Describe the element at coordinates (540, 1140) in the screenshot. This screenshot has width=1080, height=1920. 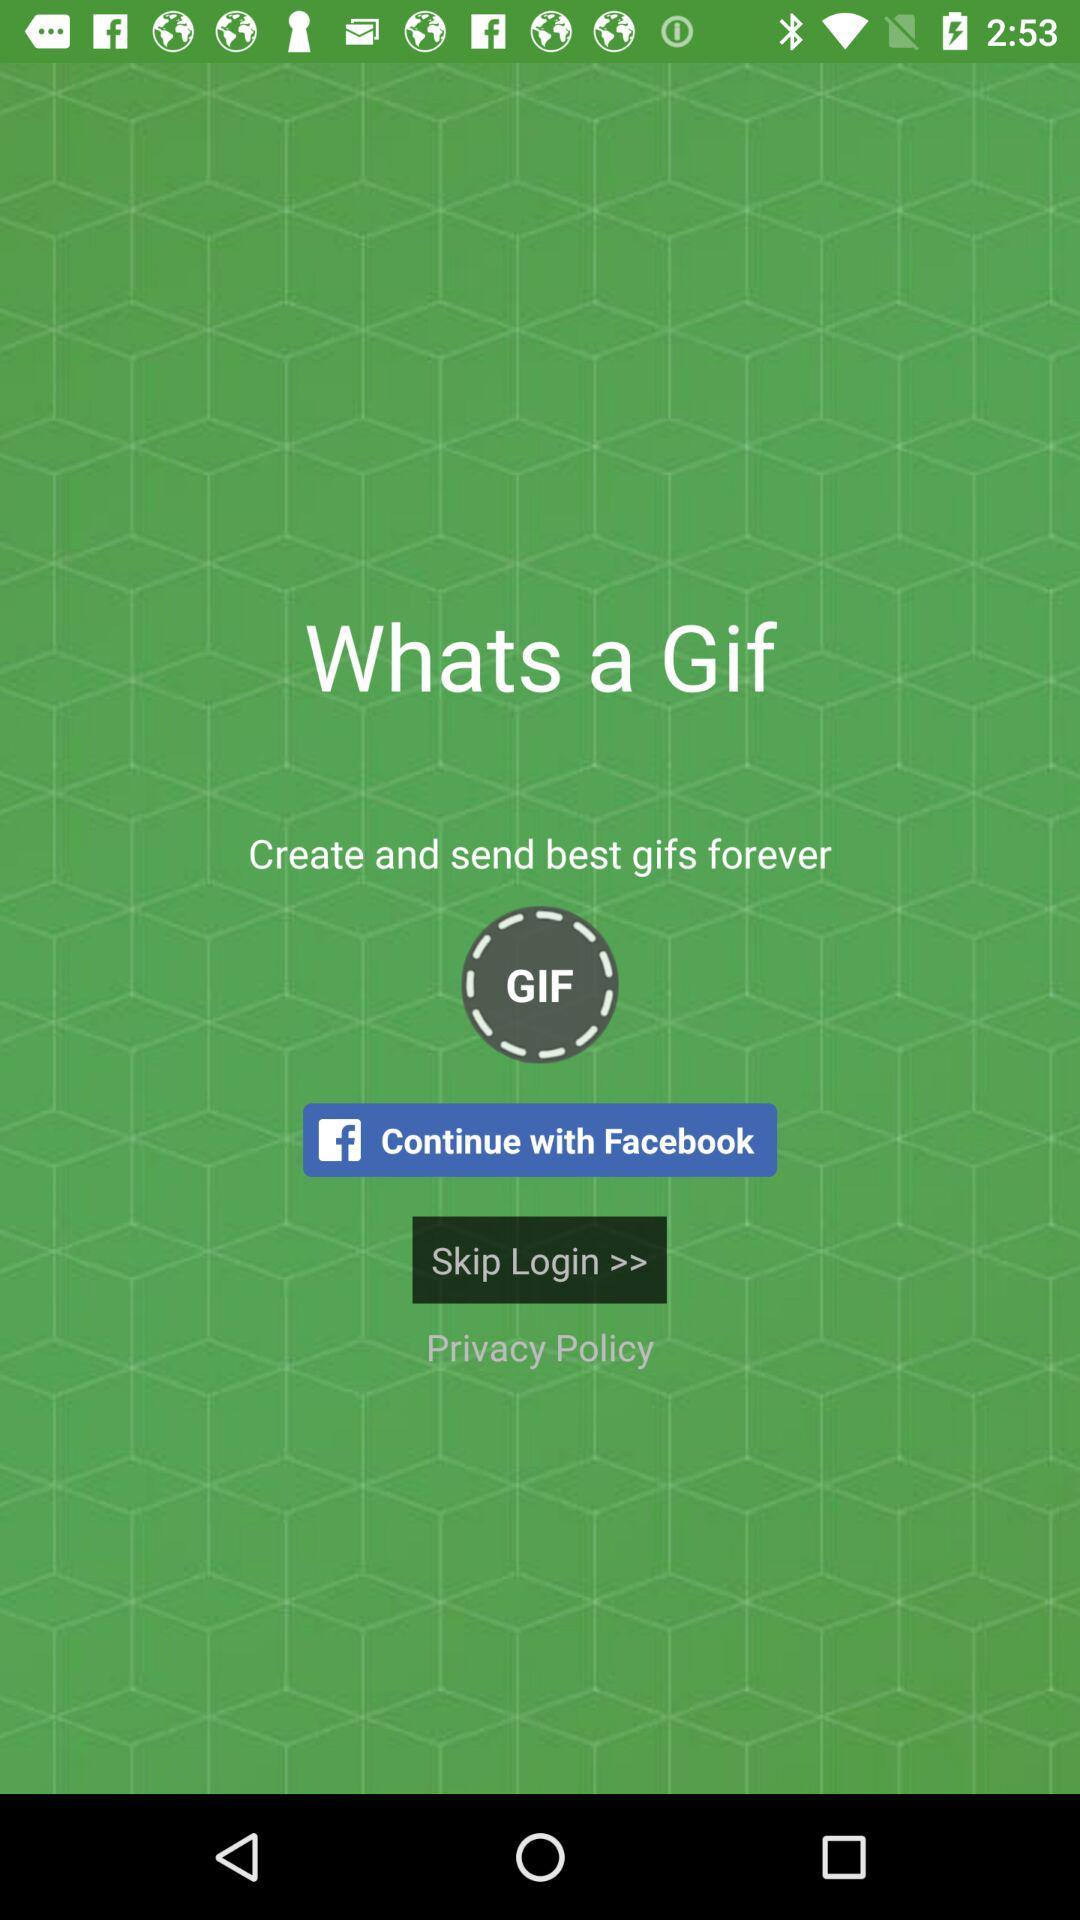
I see `continue with facebook` at that location.